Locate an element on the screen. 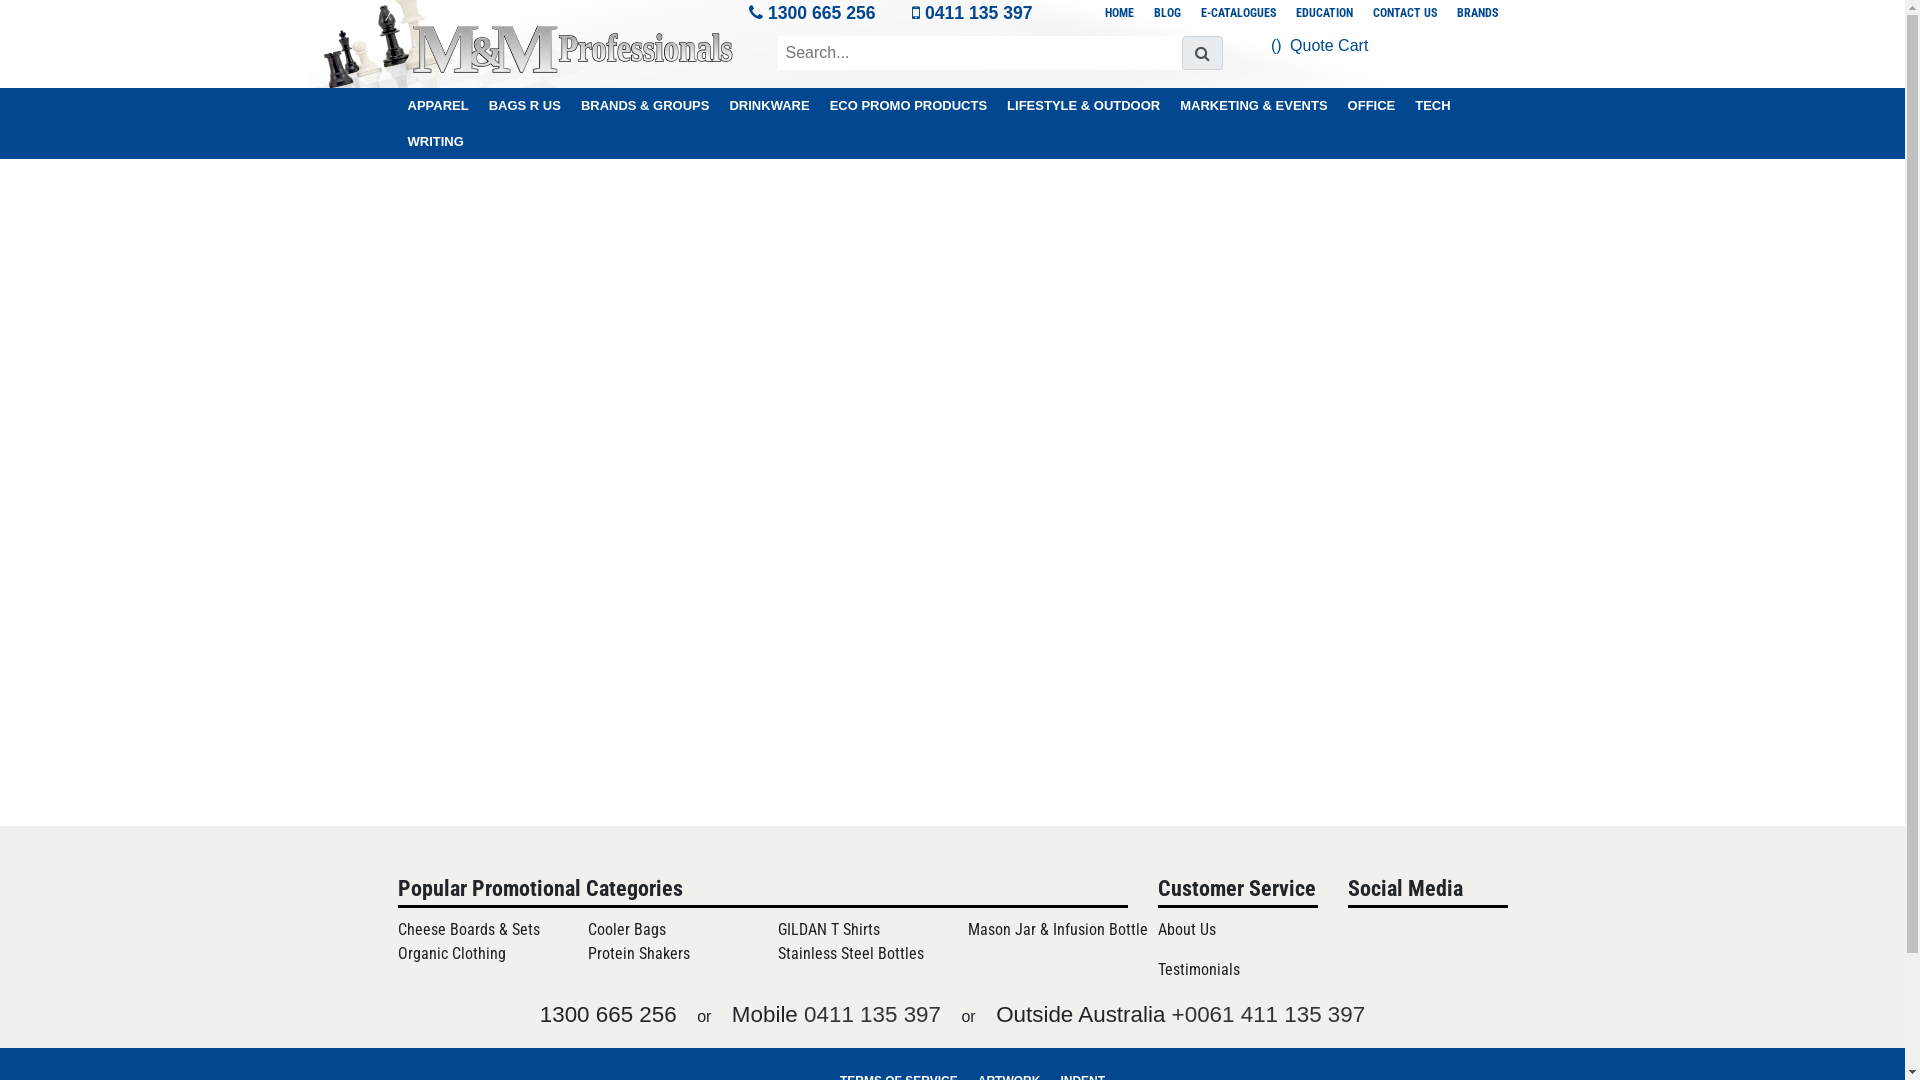 This screenshot has height=1080, width=1920. 'Quote Cart' is located at coordinates (1329, 45).